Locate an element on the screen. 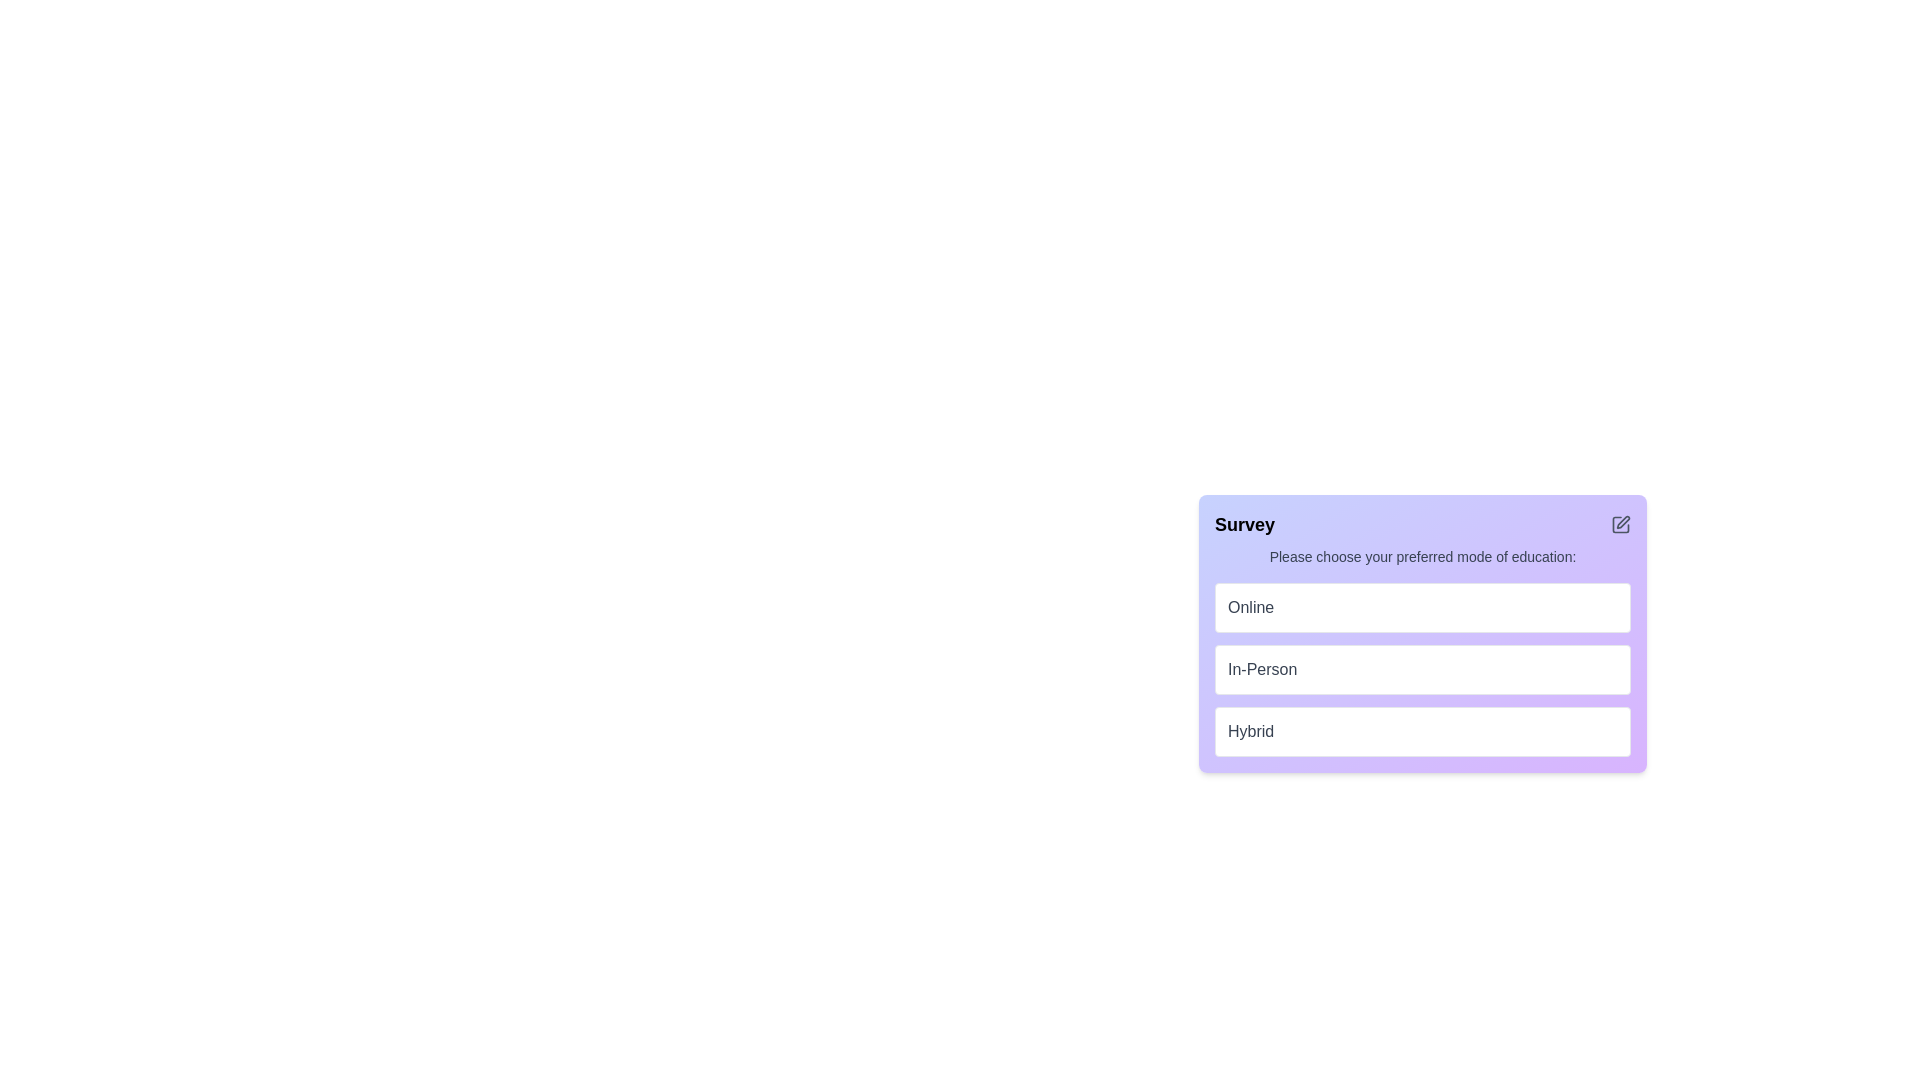 This screenshot has height=1080, width=1920. the 'In-Person' button, which is the second button in a vertical list of three interactive choice buttons under the 'Please choose your preferred mode of education:' section in the 'Survey' card is located at coordinates (1421, 670).